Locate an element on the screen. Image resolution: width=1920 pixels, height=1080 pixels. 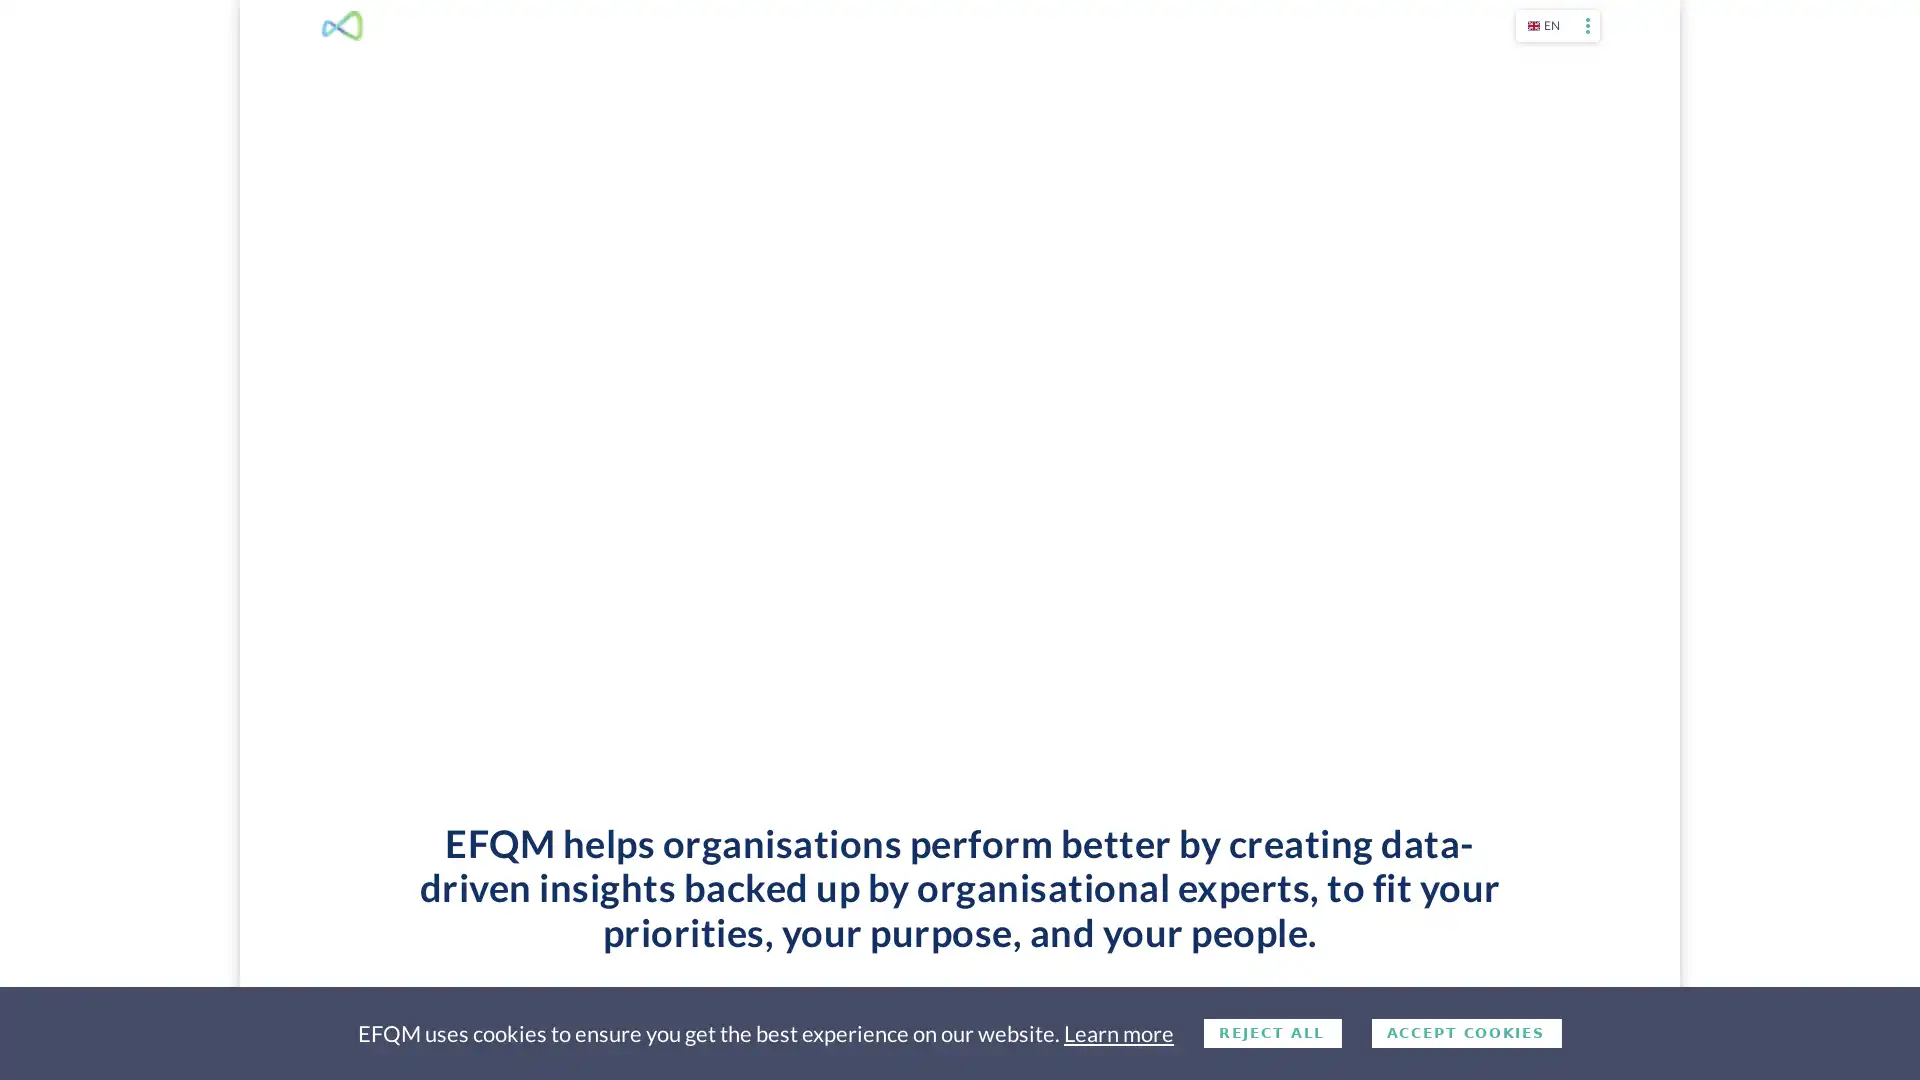
CONTACT is located at coordinates (1376, 26).